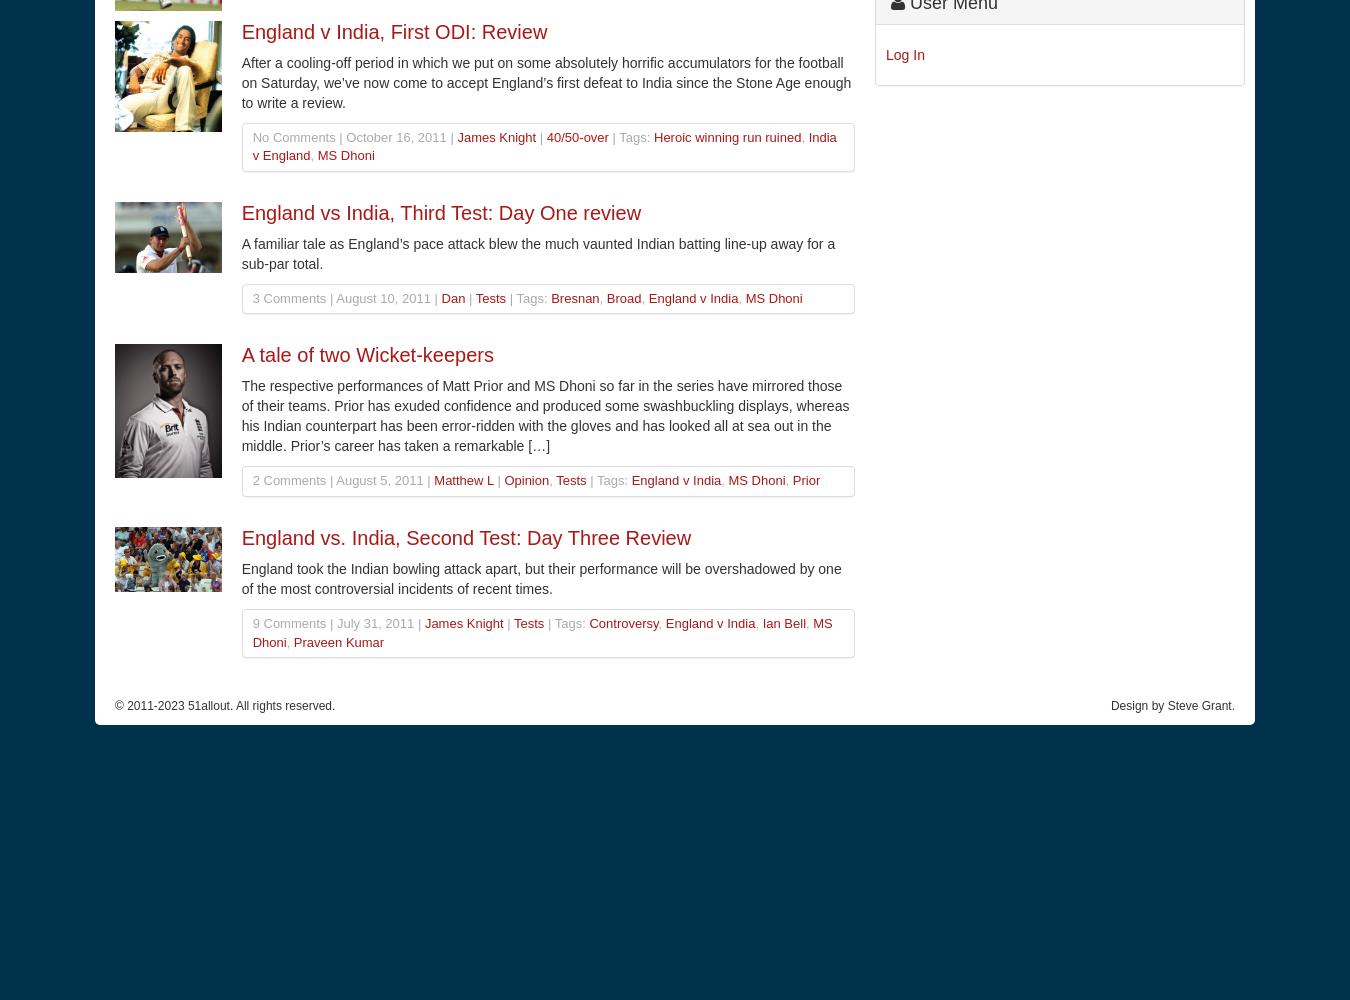 The image size is (1350, 1000). What do you see at coordinates (543, 416) in the screenshot?
I see `'The respective performances of Matt Prior and MS Dhoni so far in the series have mirrored those of their teams. Prior has exuded confidence and produced some swashbuckling displays, whereas his Indian counterpart has been error-ridden with the gloves and has looked all at sea out in the middle. Prior’s career has taken a remarkable […]'` at bounding box center [543, 416].